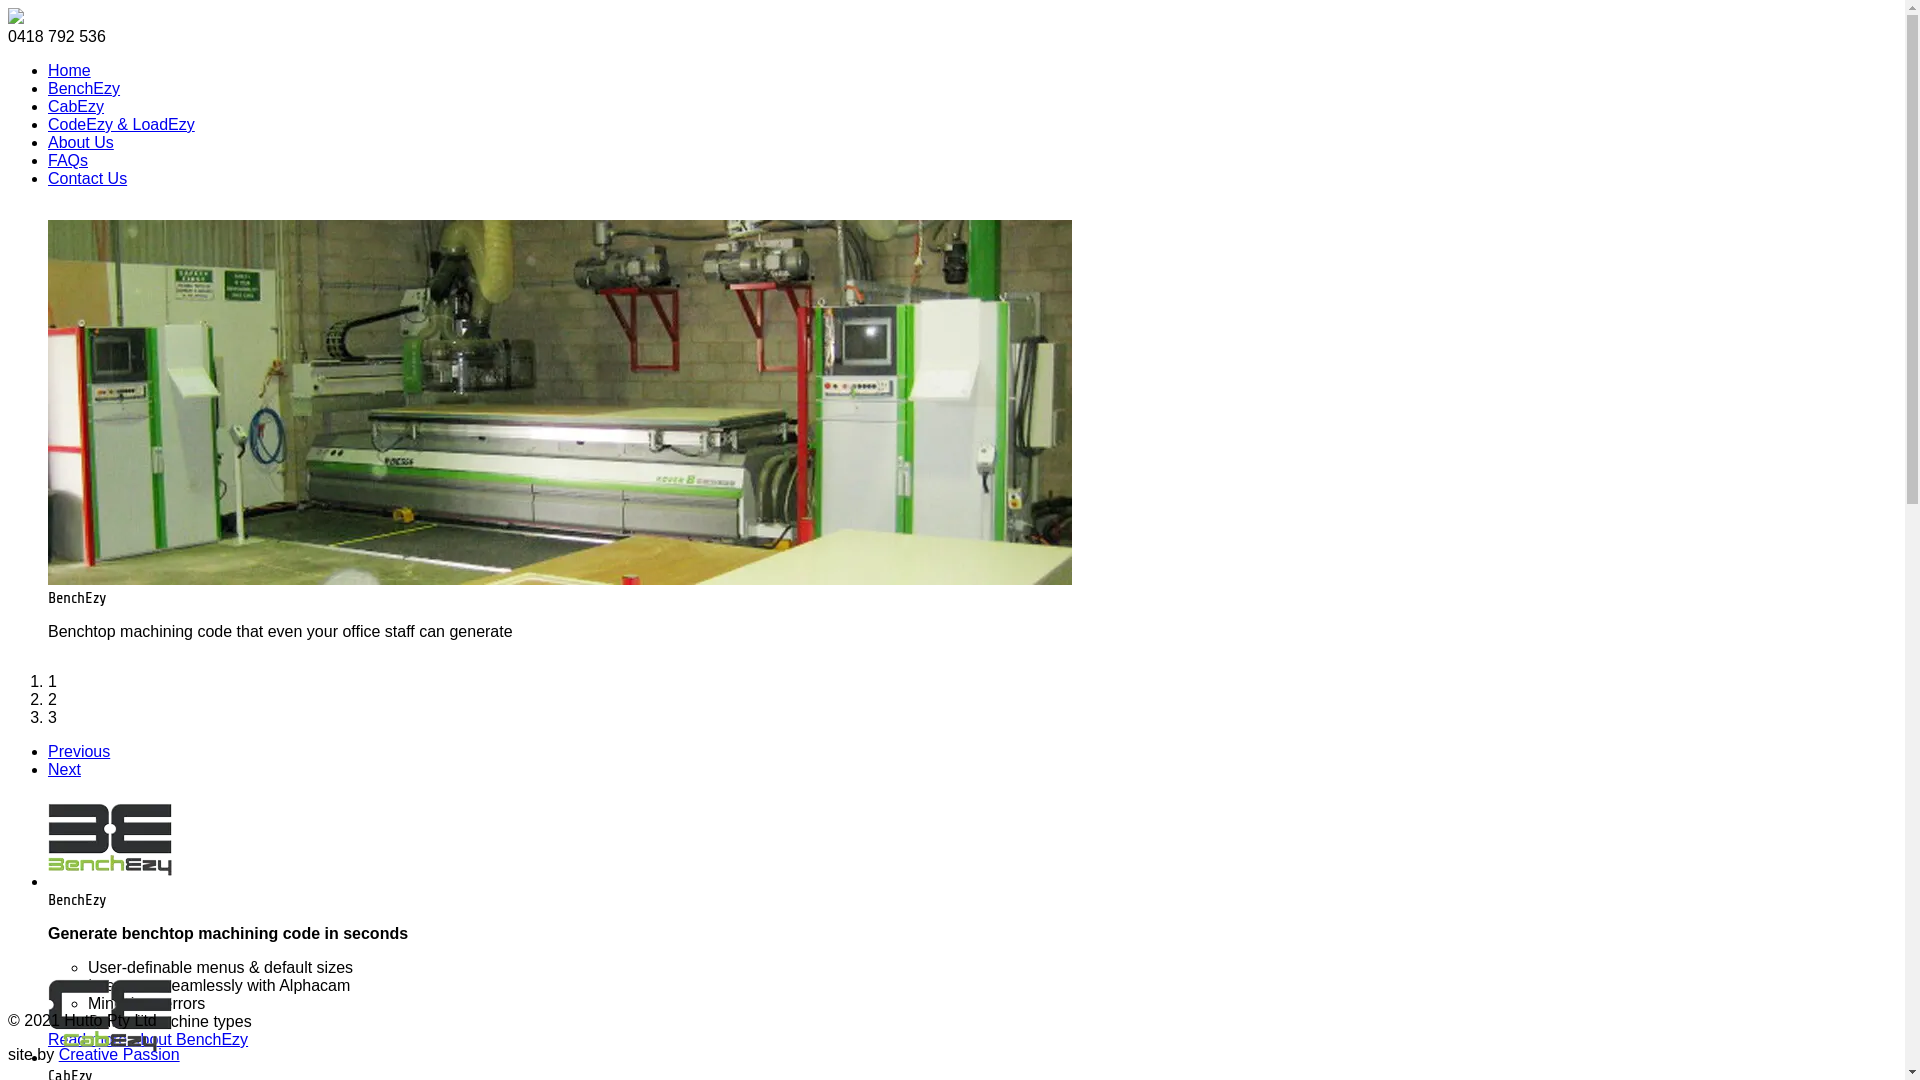  Describe the element at coordinates (76, 106) in the screenshot. I see `'CabEzy'` at that location.